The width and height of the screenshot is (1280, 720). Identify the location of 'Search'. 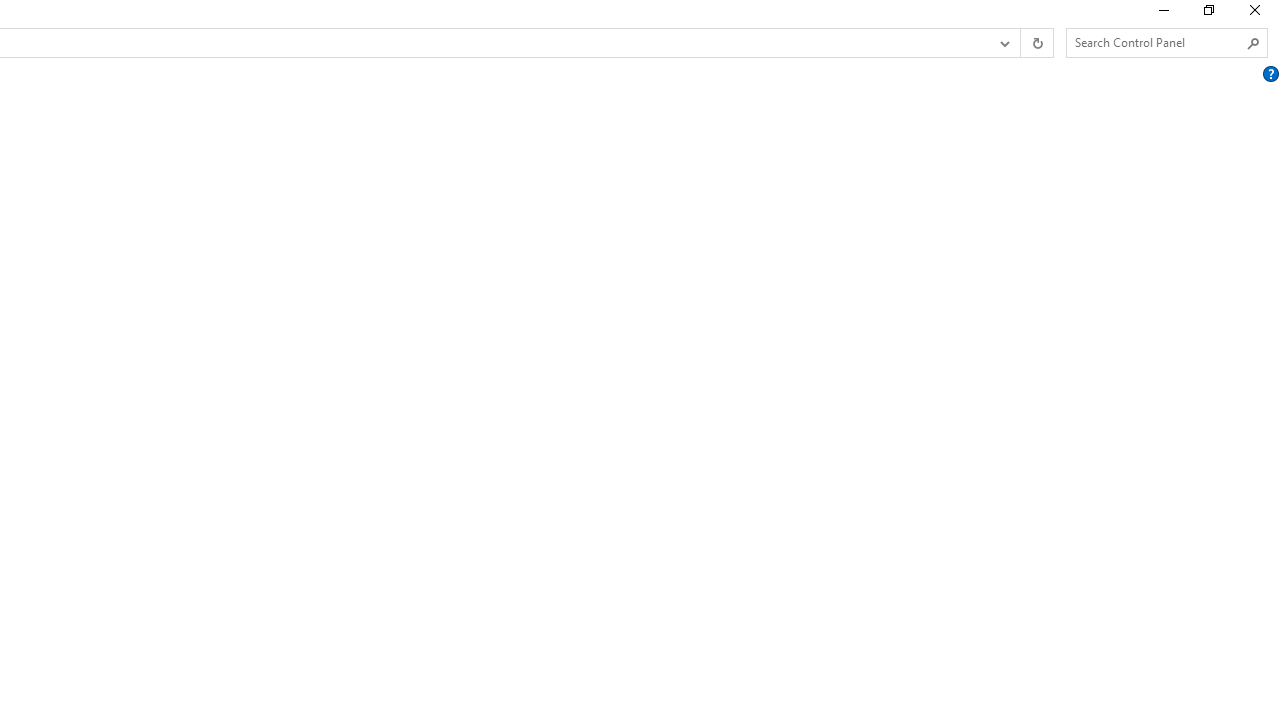
(1252, 43).